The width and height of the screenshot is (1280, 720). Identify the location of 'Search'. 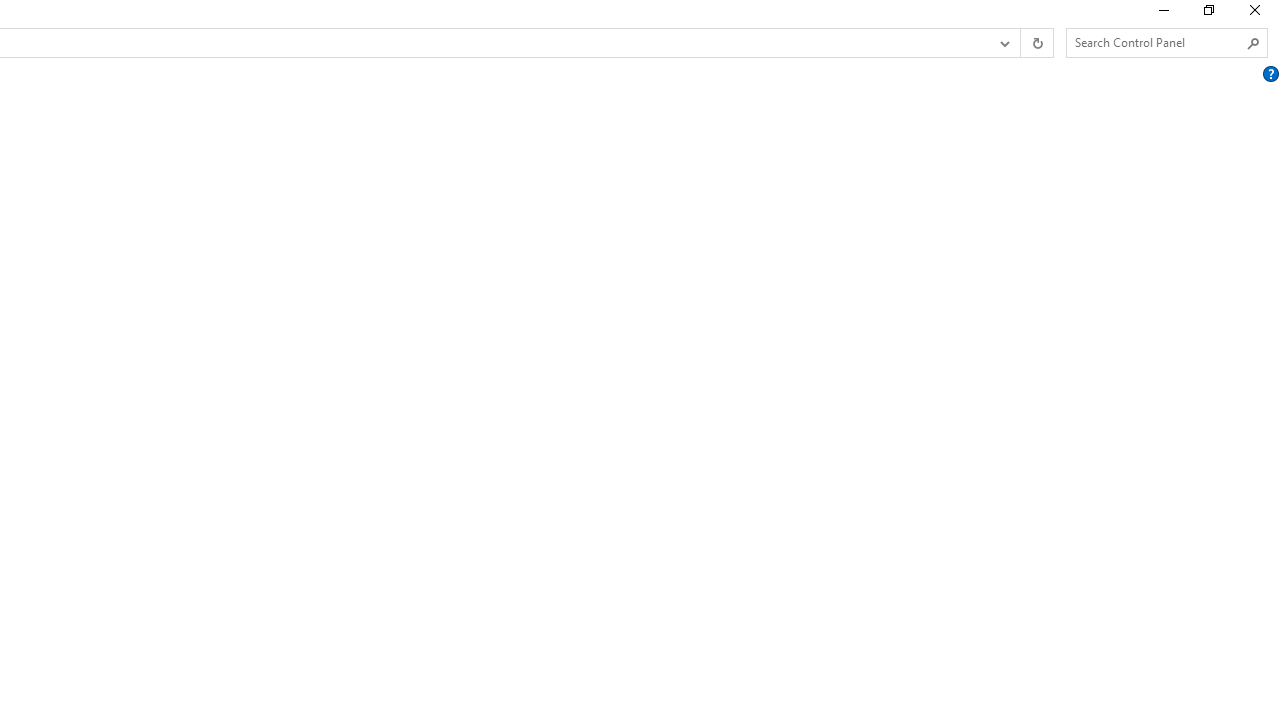
(1252, 43).